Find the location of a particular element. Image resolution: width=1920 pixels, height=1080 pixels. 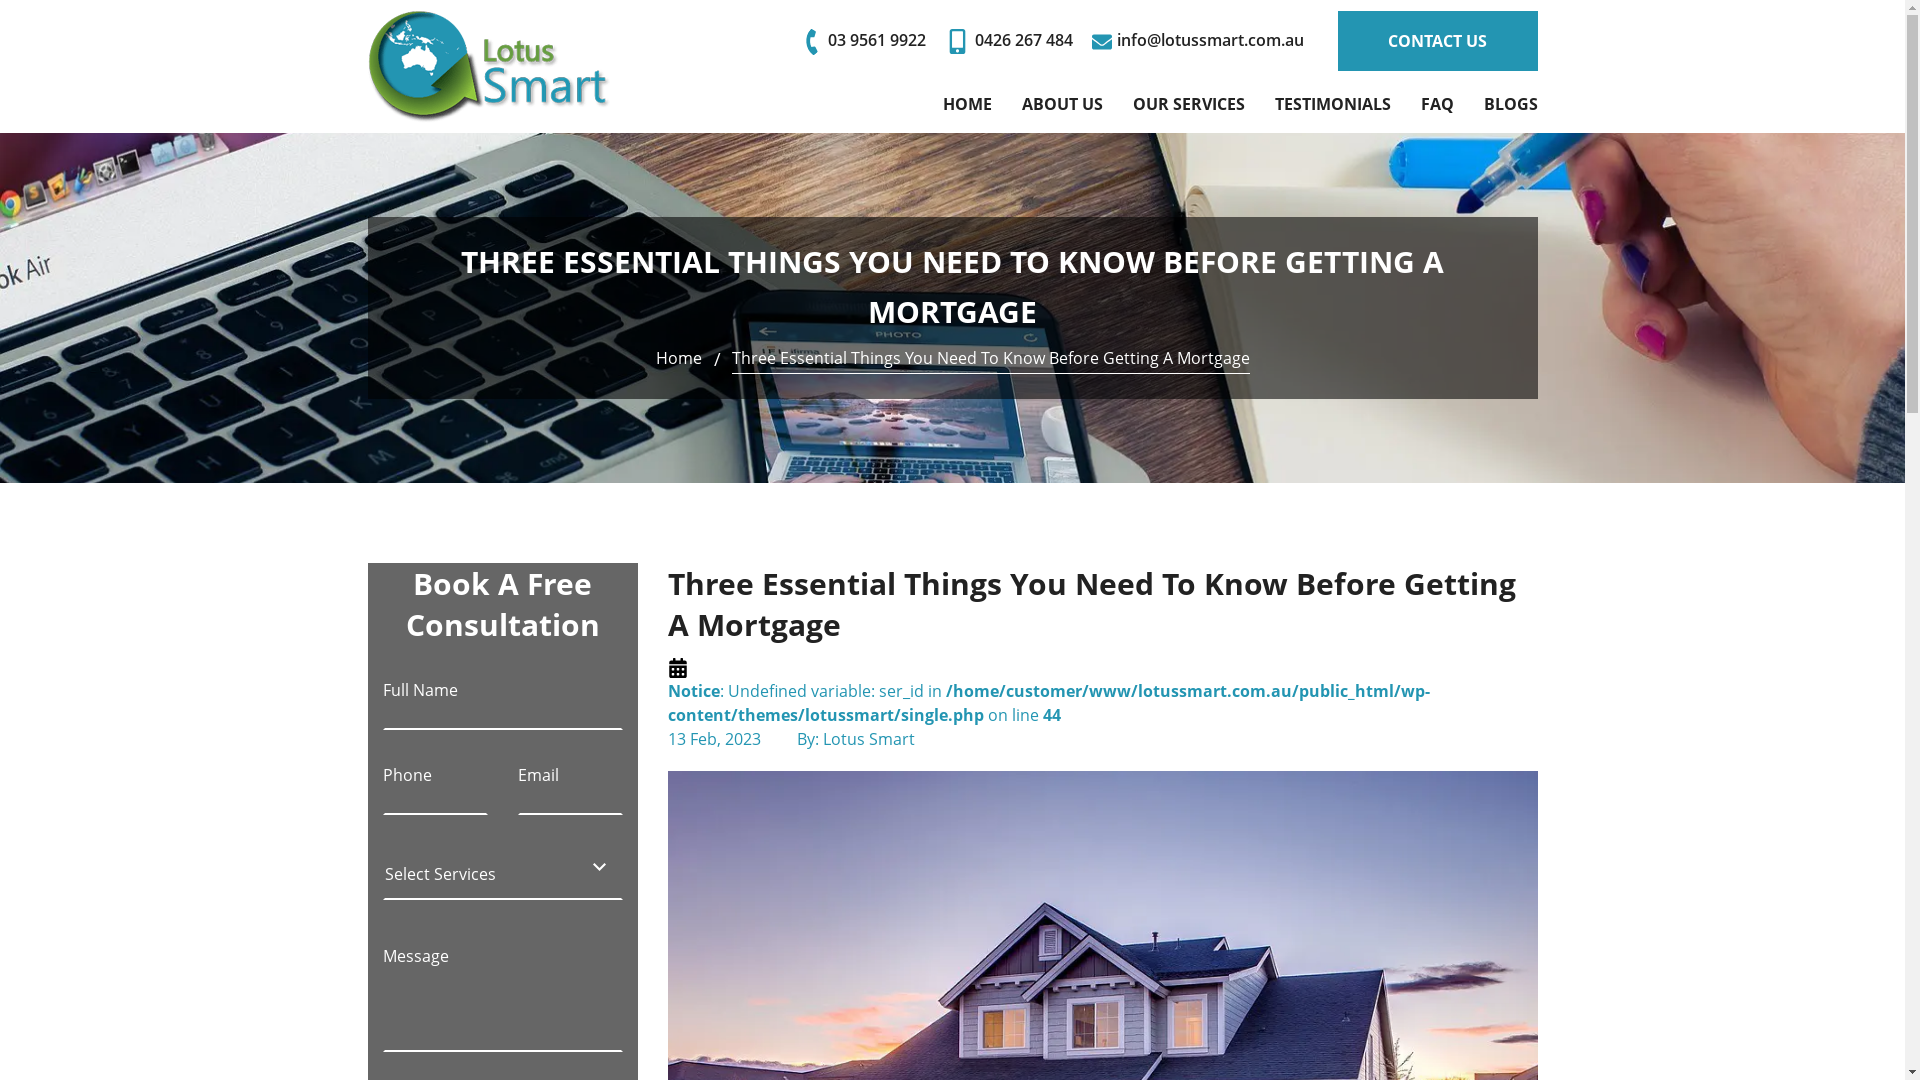

'ABOUT US' is located at coordinates (1022, 104).